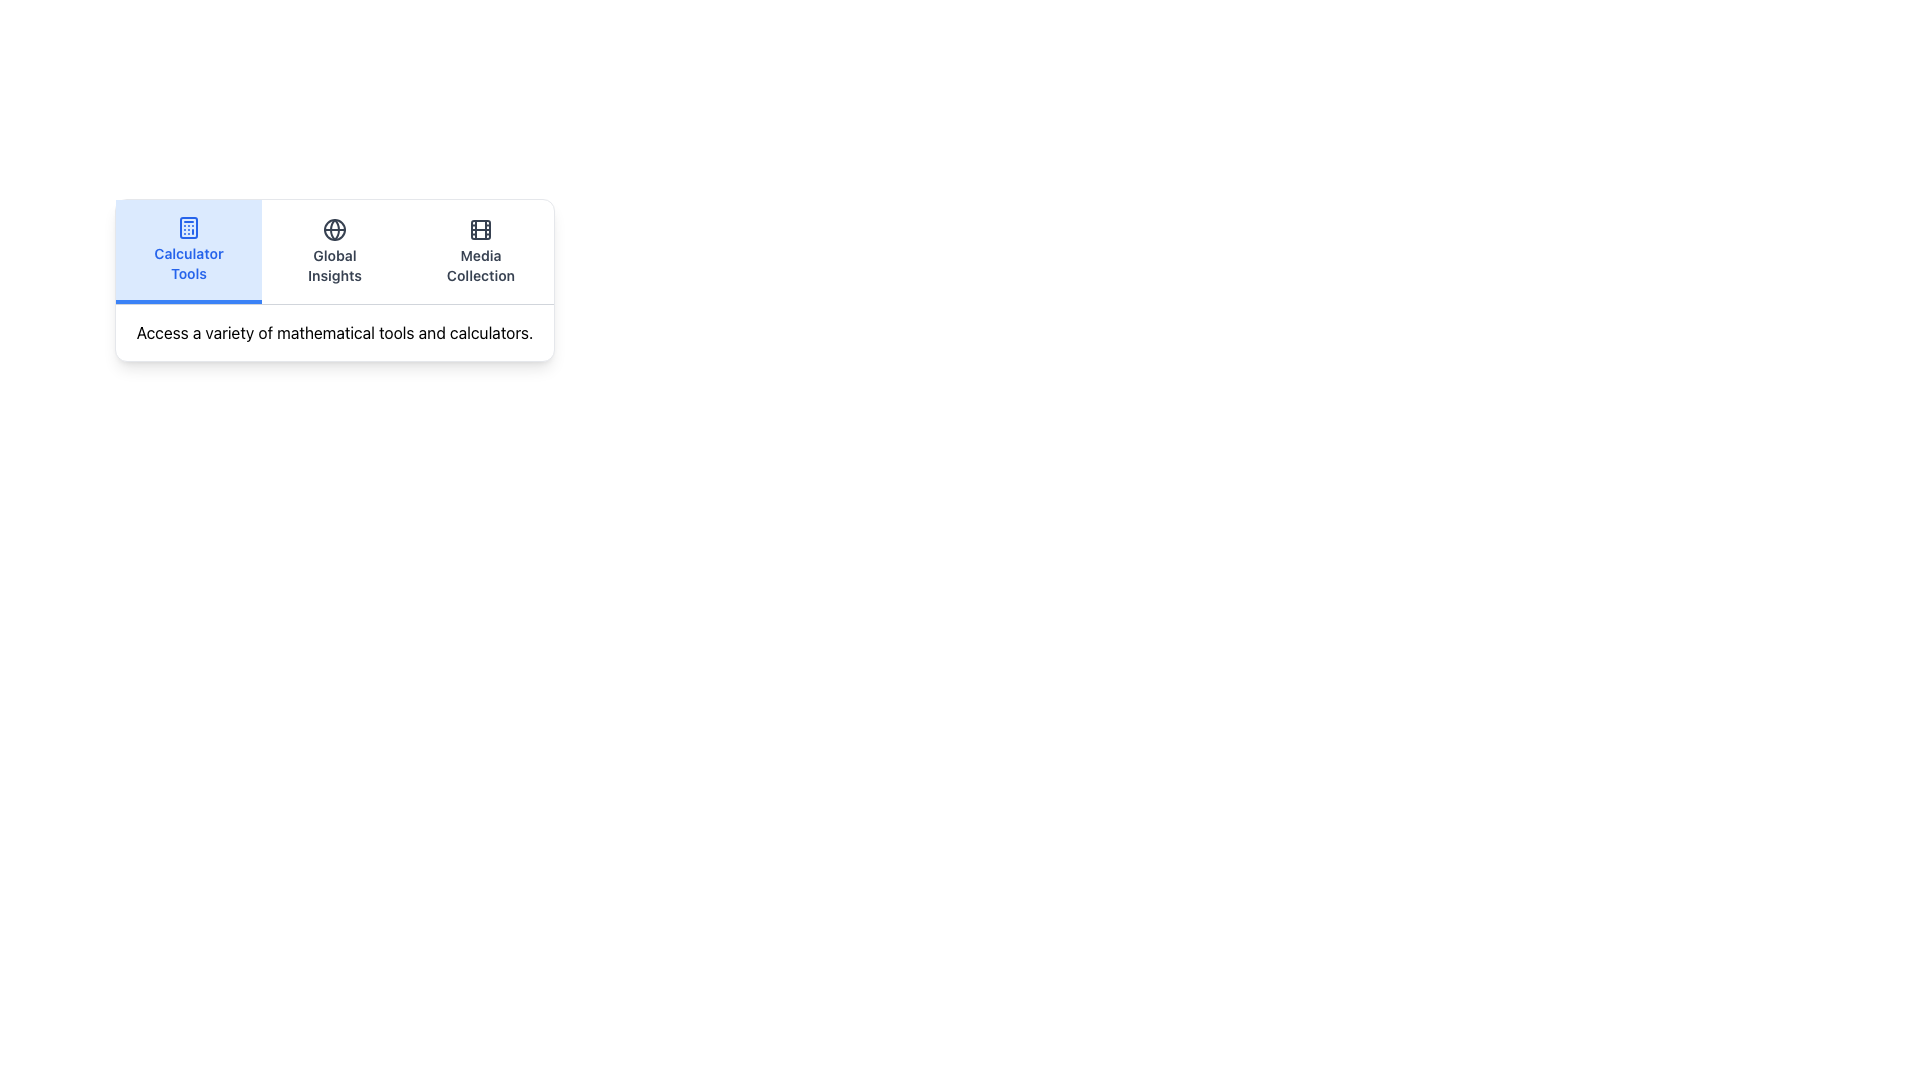 The width and height of the screenshot is (1920, 1080). What do you see at coordinates (335, 251) in the screenshot?
I see `the section of the Navigation Tab Bar` at bounding box center [335, 251].